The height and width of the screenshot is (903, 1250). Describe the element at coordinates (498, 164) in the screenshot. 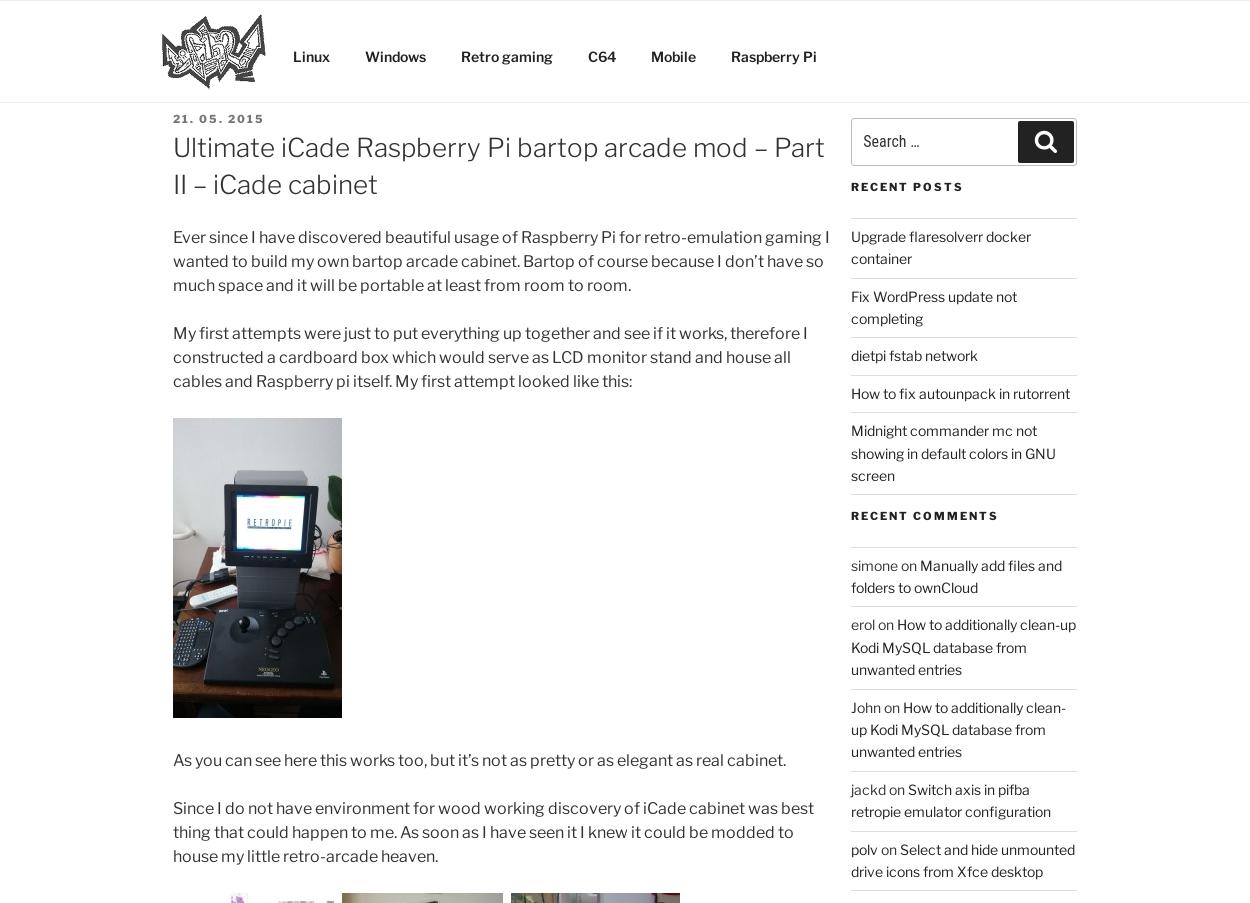

I see `'Ultimate iCade Raspberry Pi bartop arcade mod – Part II – iCade cabinet'` at that location.